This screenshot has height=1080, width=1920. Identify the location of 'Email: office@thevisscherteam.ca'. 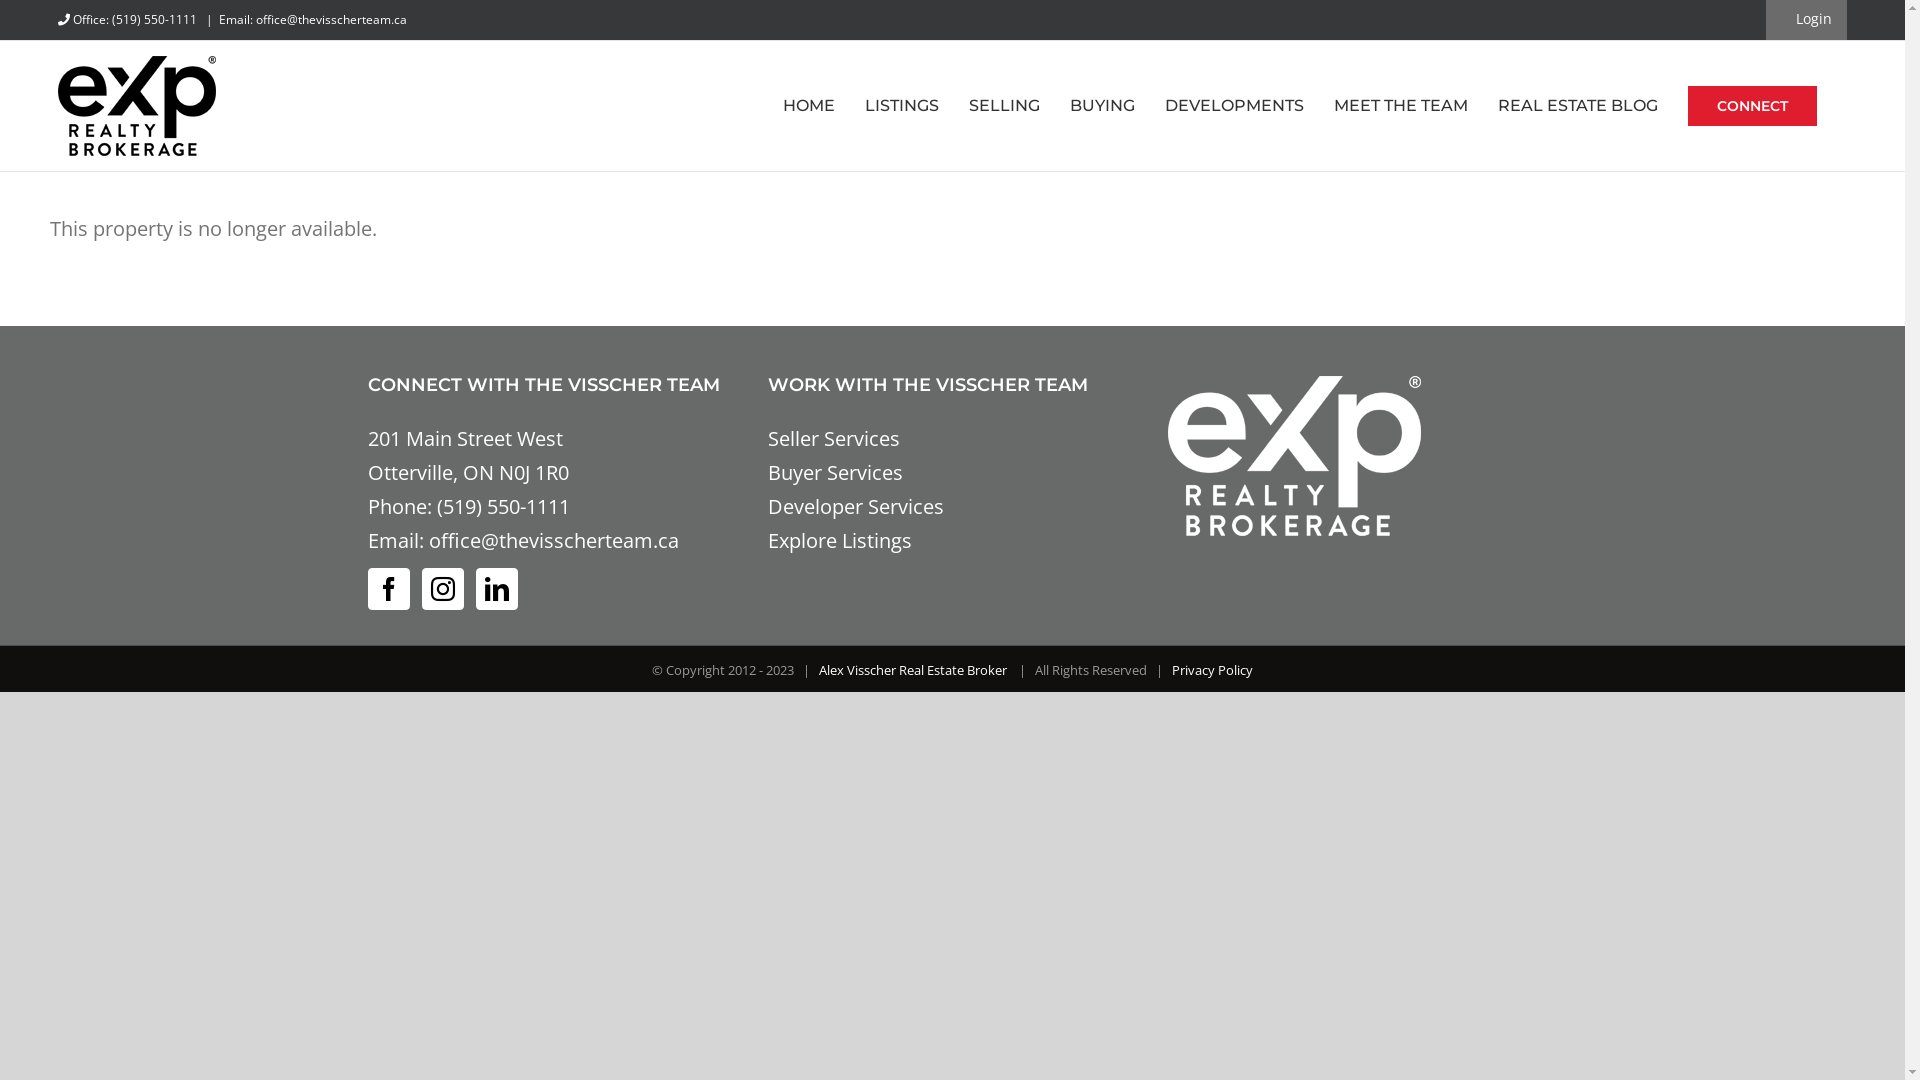
(311, 19).